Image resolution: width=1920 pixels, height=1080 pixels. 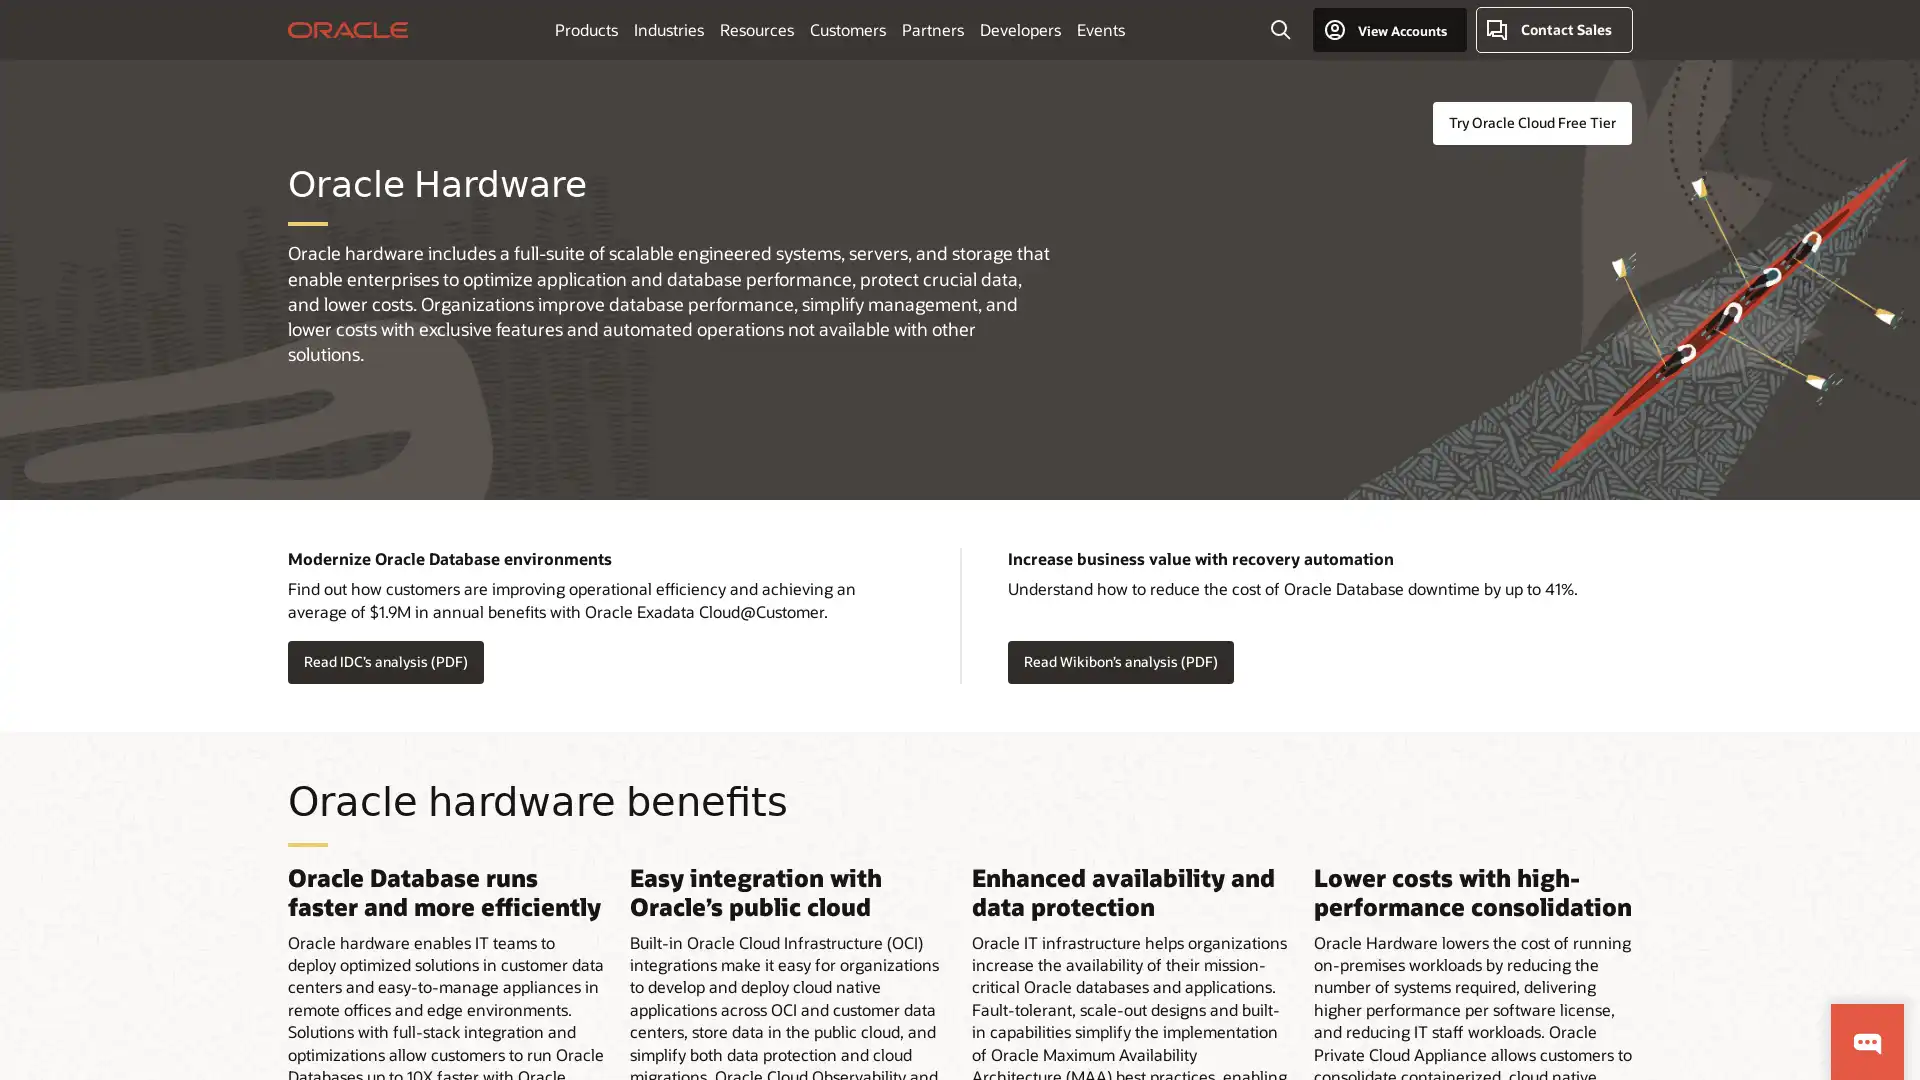 I want to click on Developers, so click(x=1019, y=29).